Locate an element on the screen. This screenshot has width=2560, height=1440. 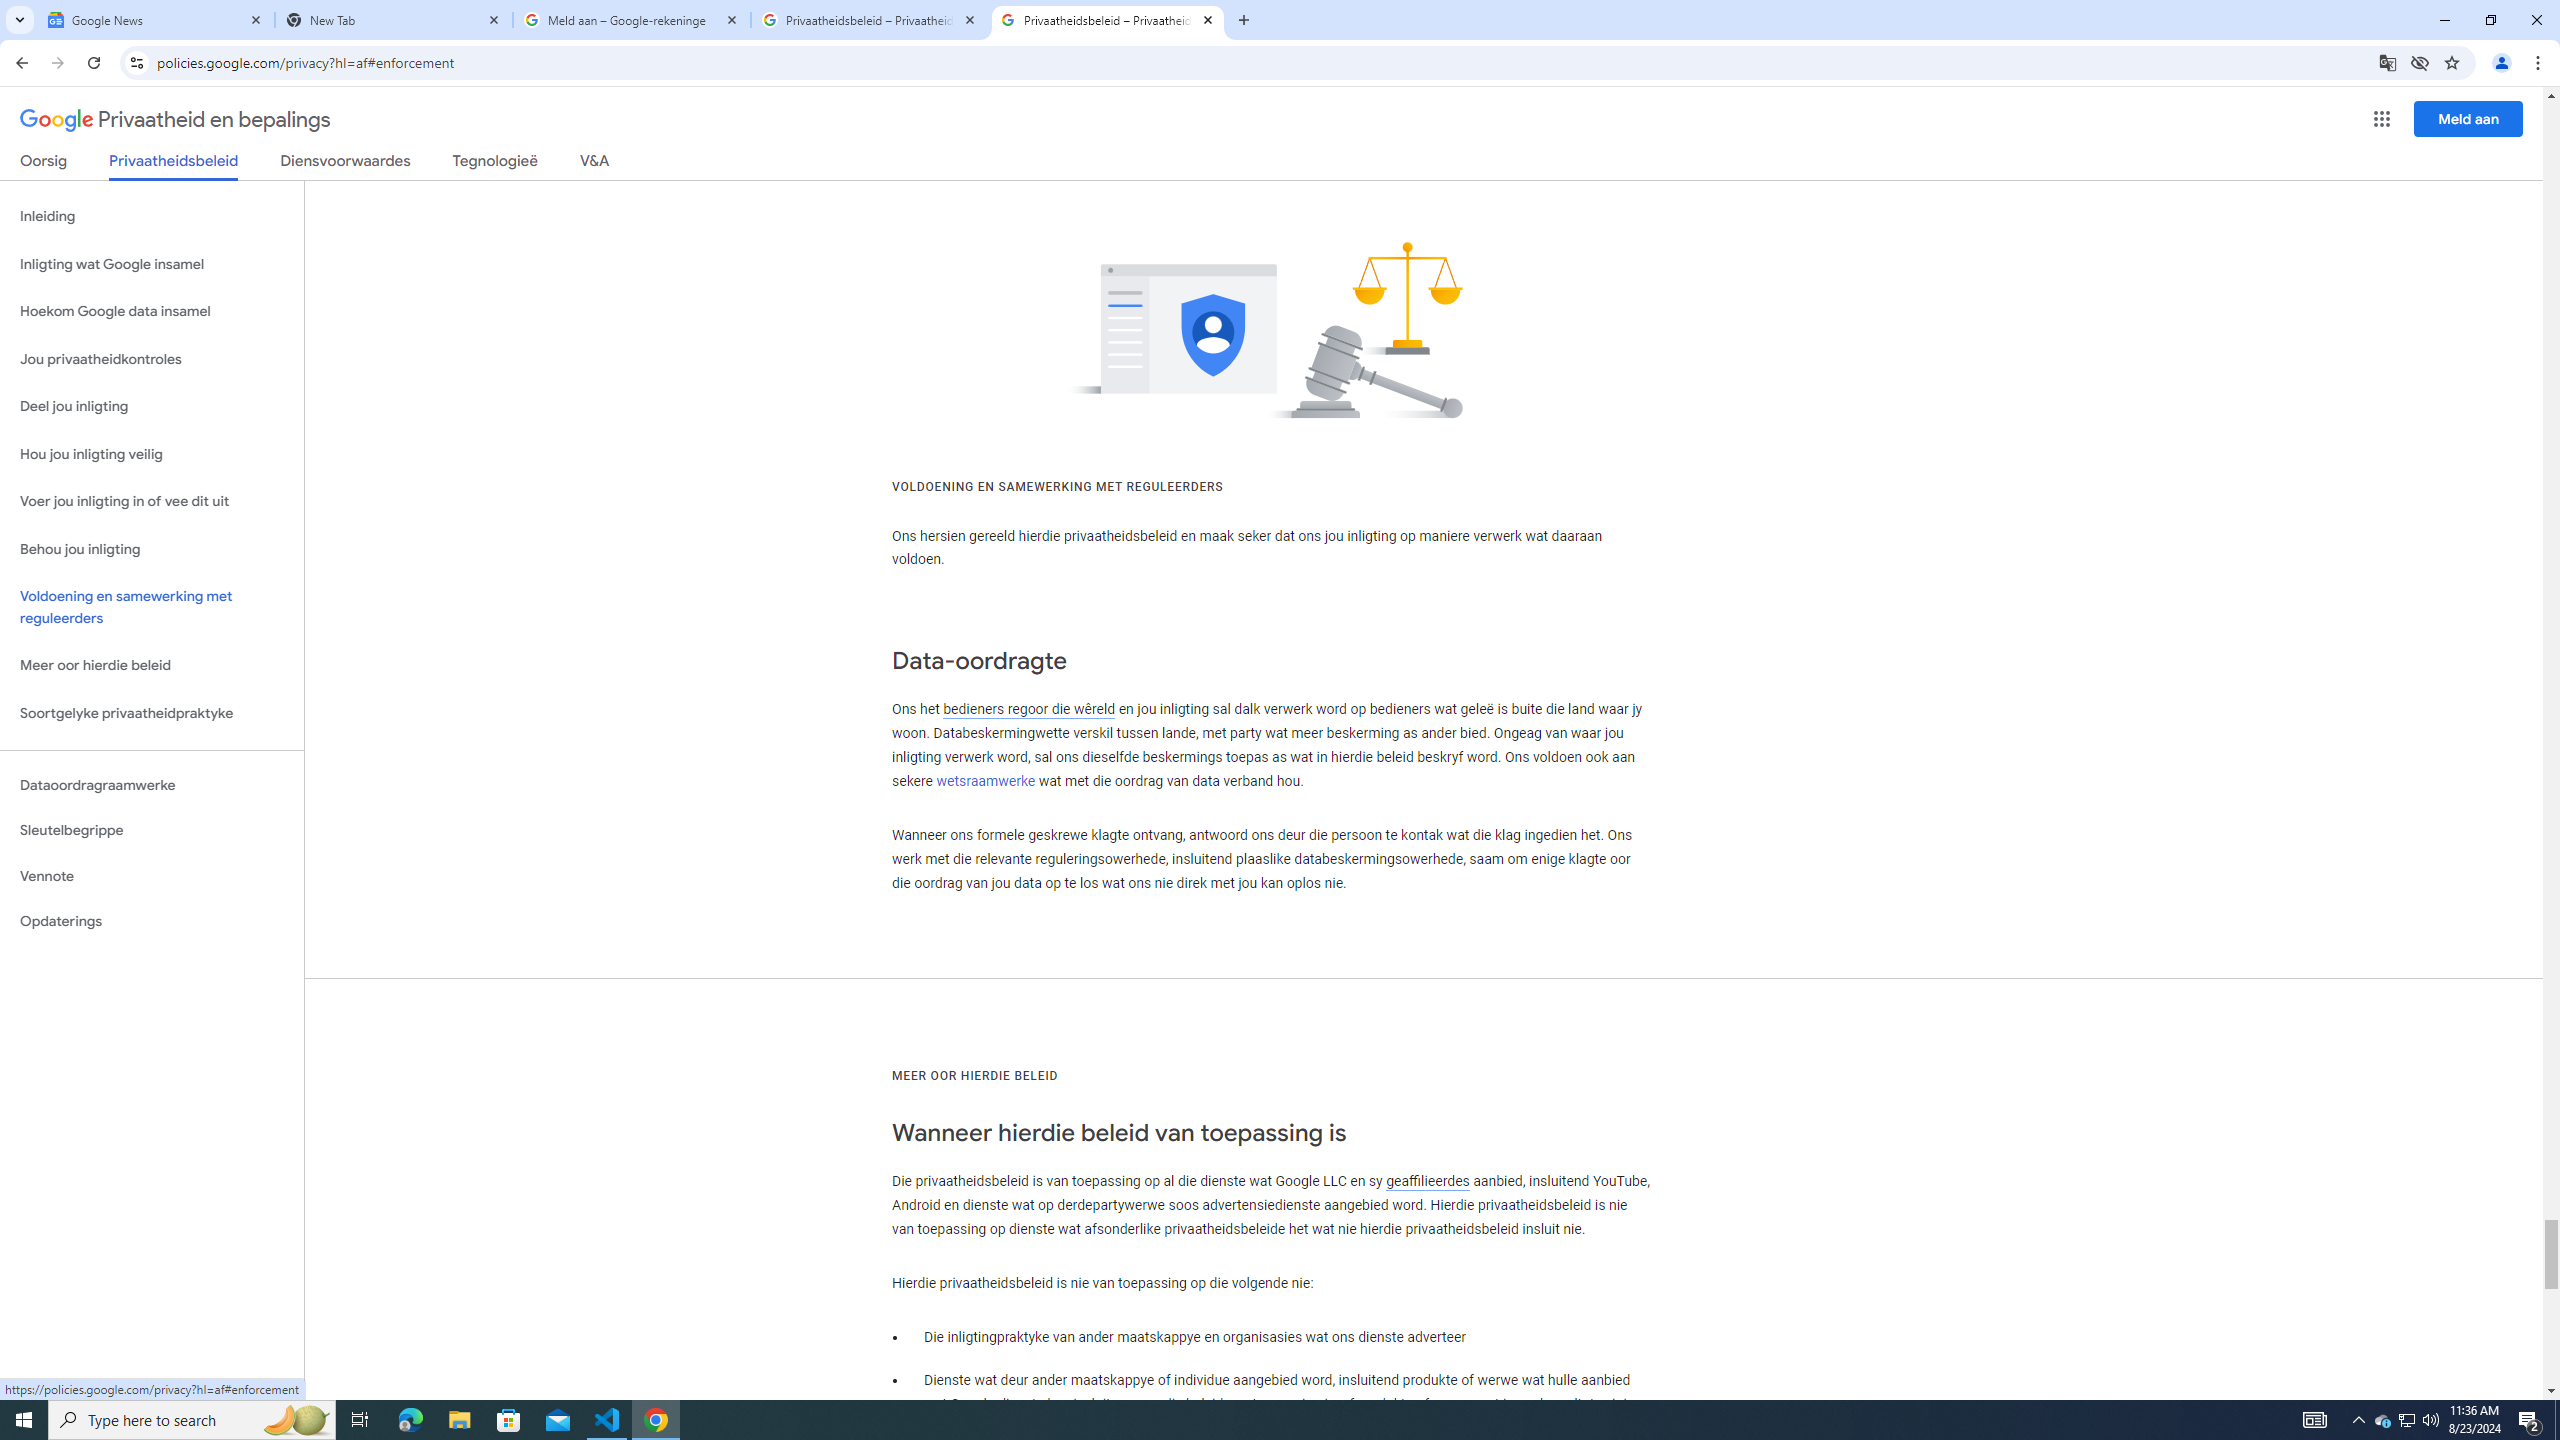
'Sleutelbegrippe' is located at coordinates (151, 830).